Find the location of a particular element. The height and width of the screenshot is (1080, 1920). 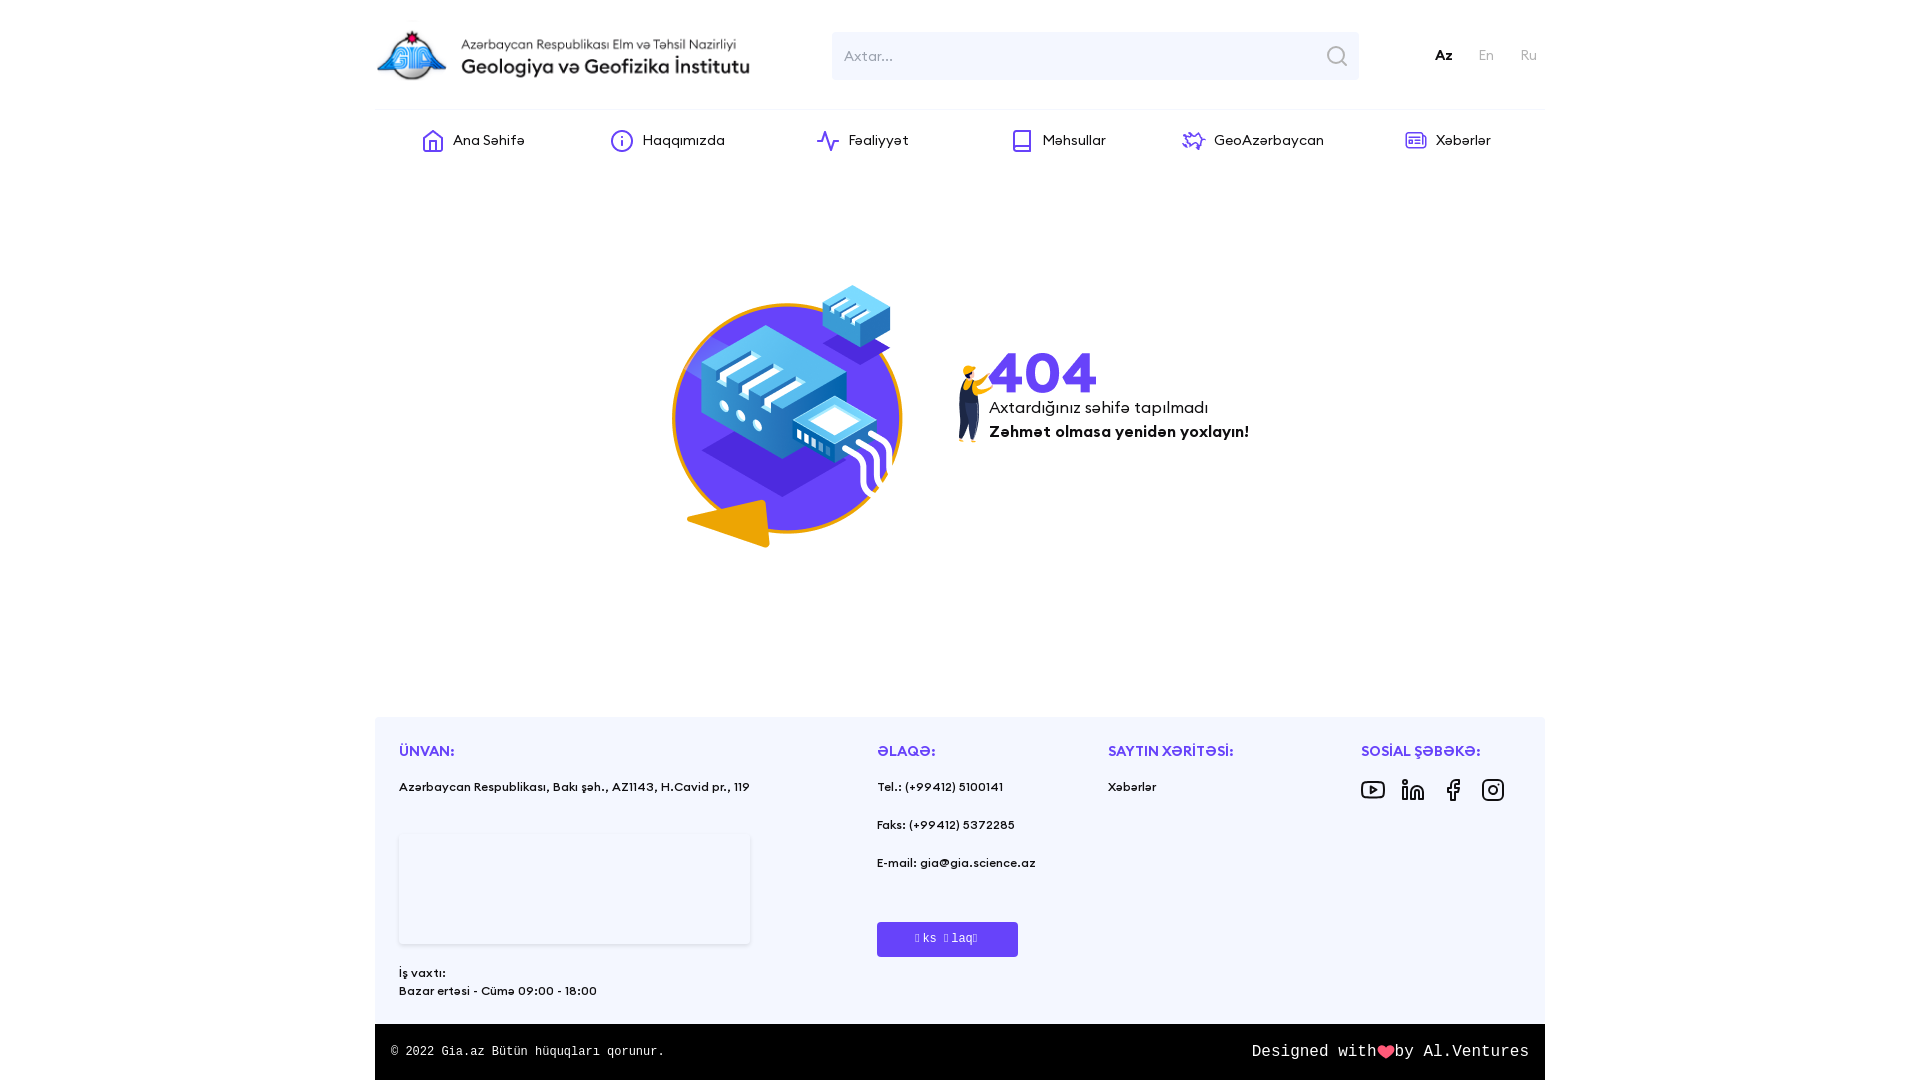

'Az' is located at coordinates (1434, 54).